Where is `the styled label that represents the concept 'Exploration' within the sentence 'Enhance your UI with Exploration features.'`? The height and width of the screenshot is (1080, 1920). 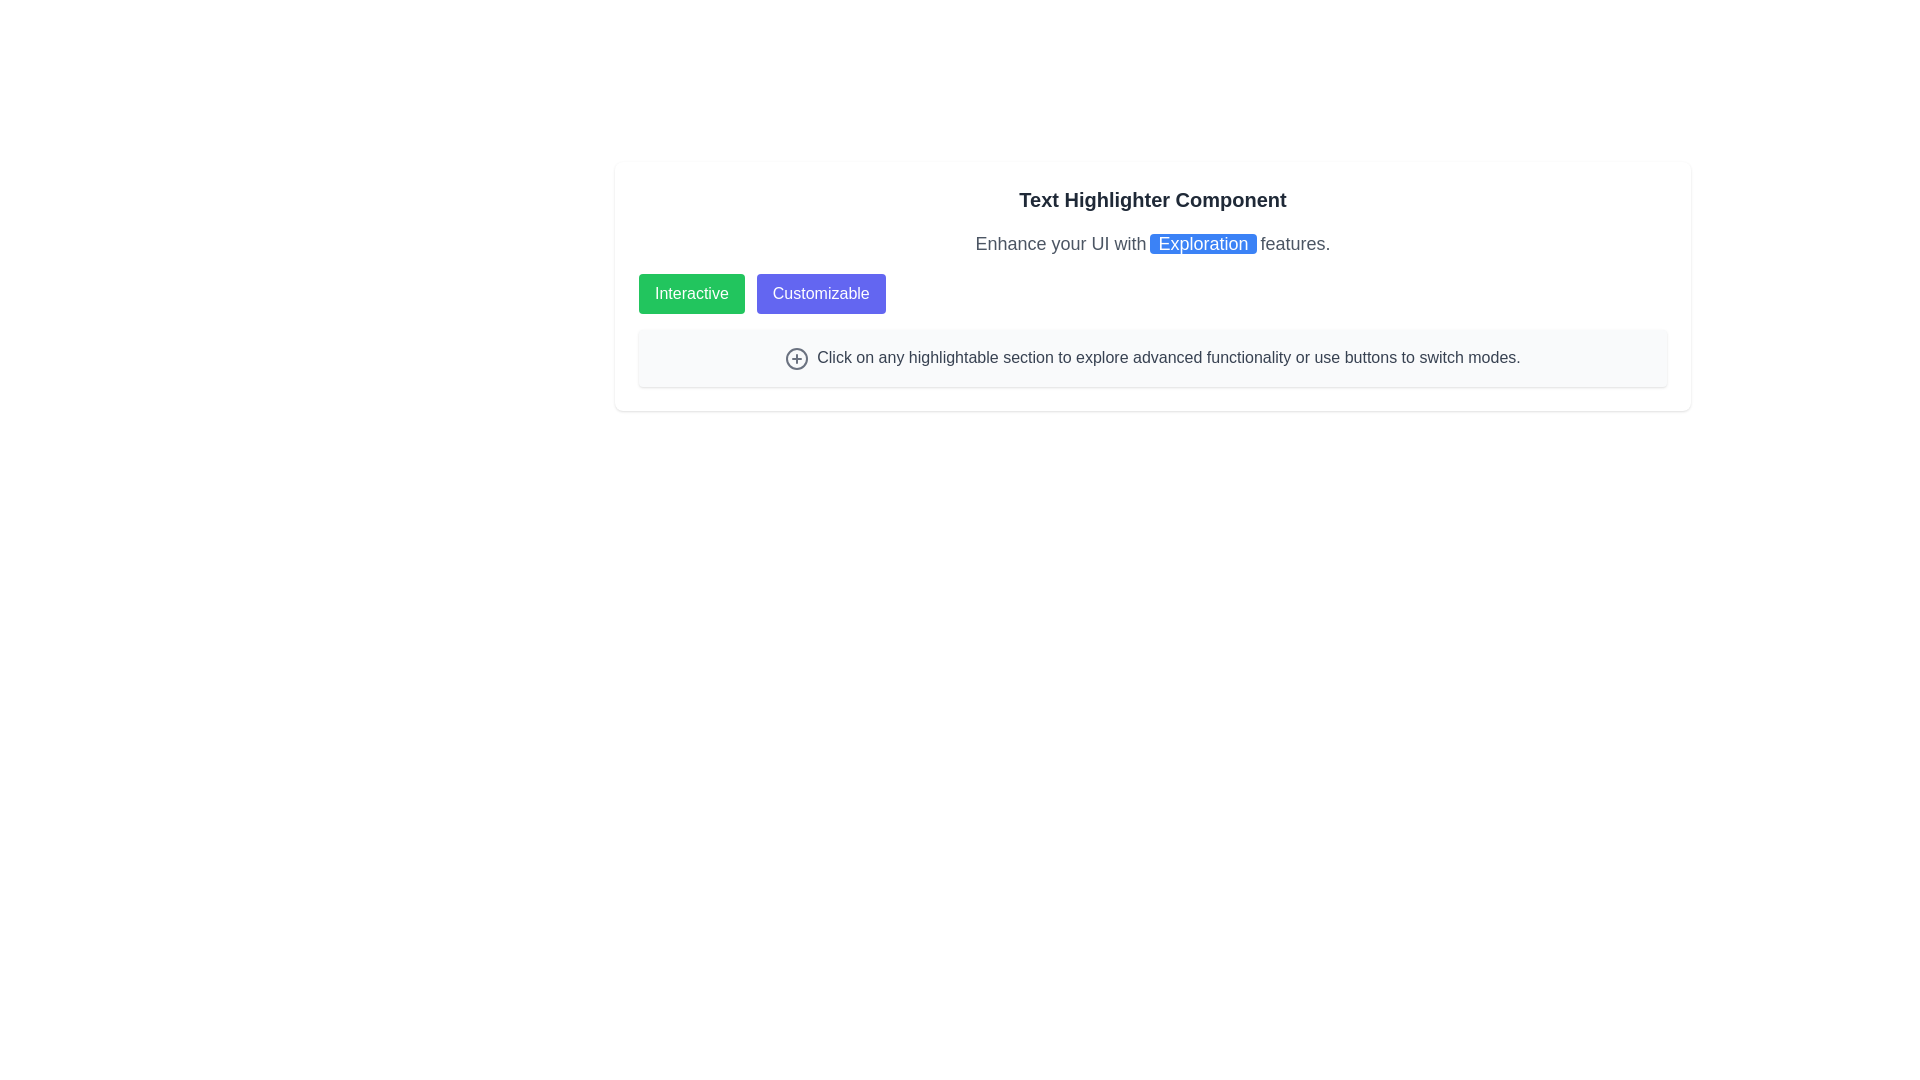 the styled label that represents the concept 'Exploration' within the sentence 'Enhance your UI with Exploration features.' is located at coordinates (1202, 242).